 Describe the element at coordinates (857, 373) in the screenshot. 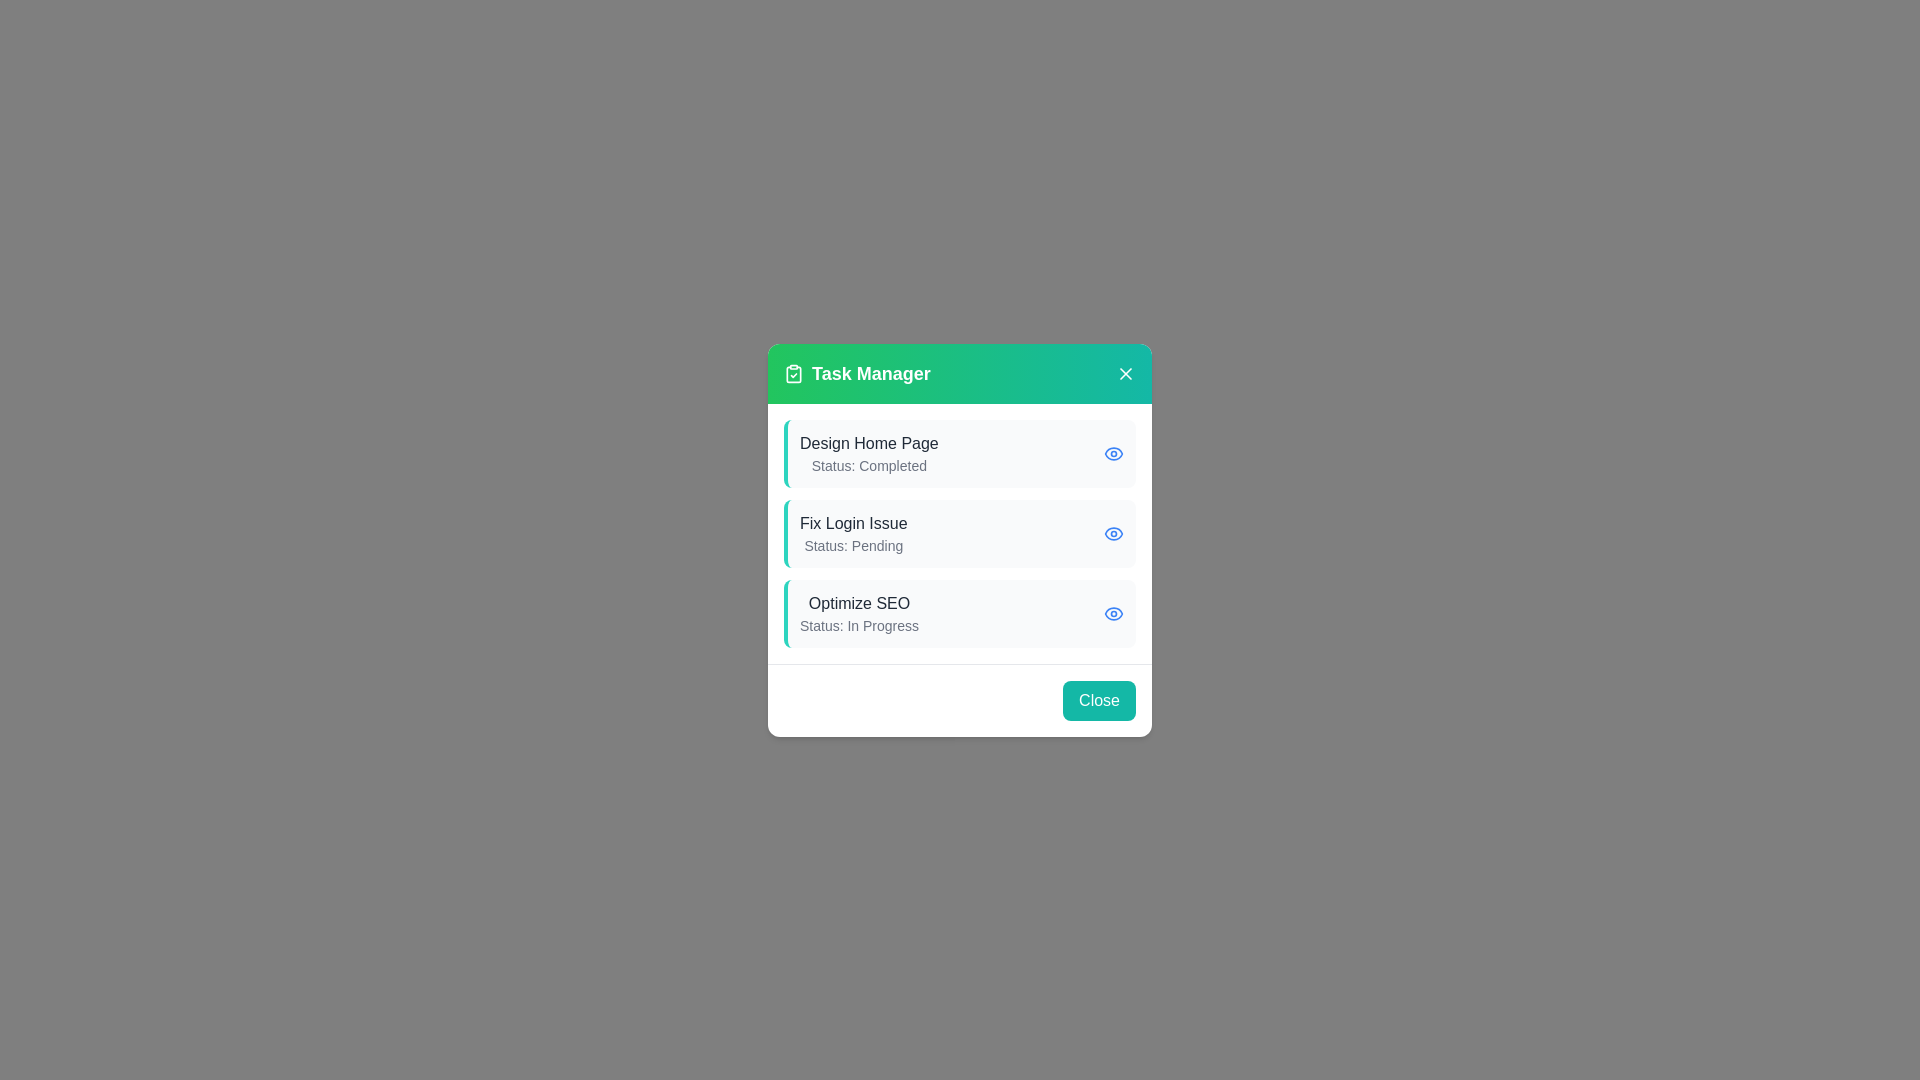

I see `the 'Task Manager' heading with the clipboard icon, which is styled with white text on a green gradient background, located at the top-left corner of the header bar in the modal window` at that location.